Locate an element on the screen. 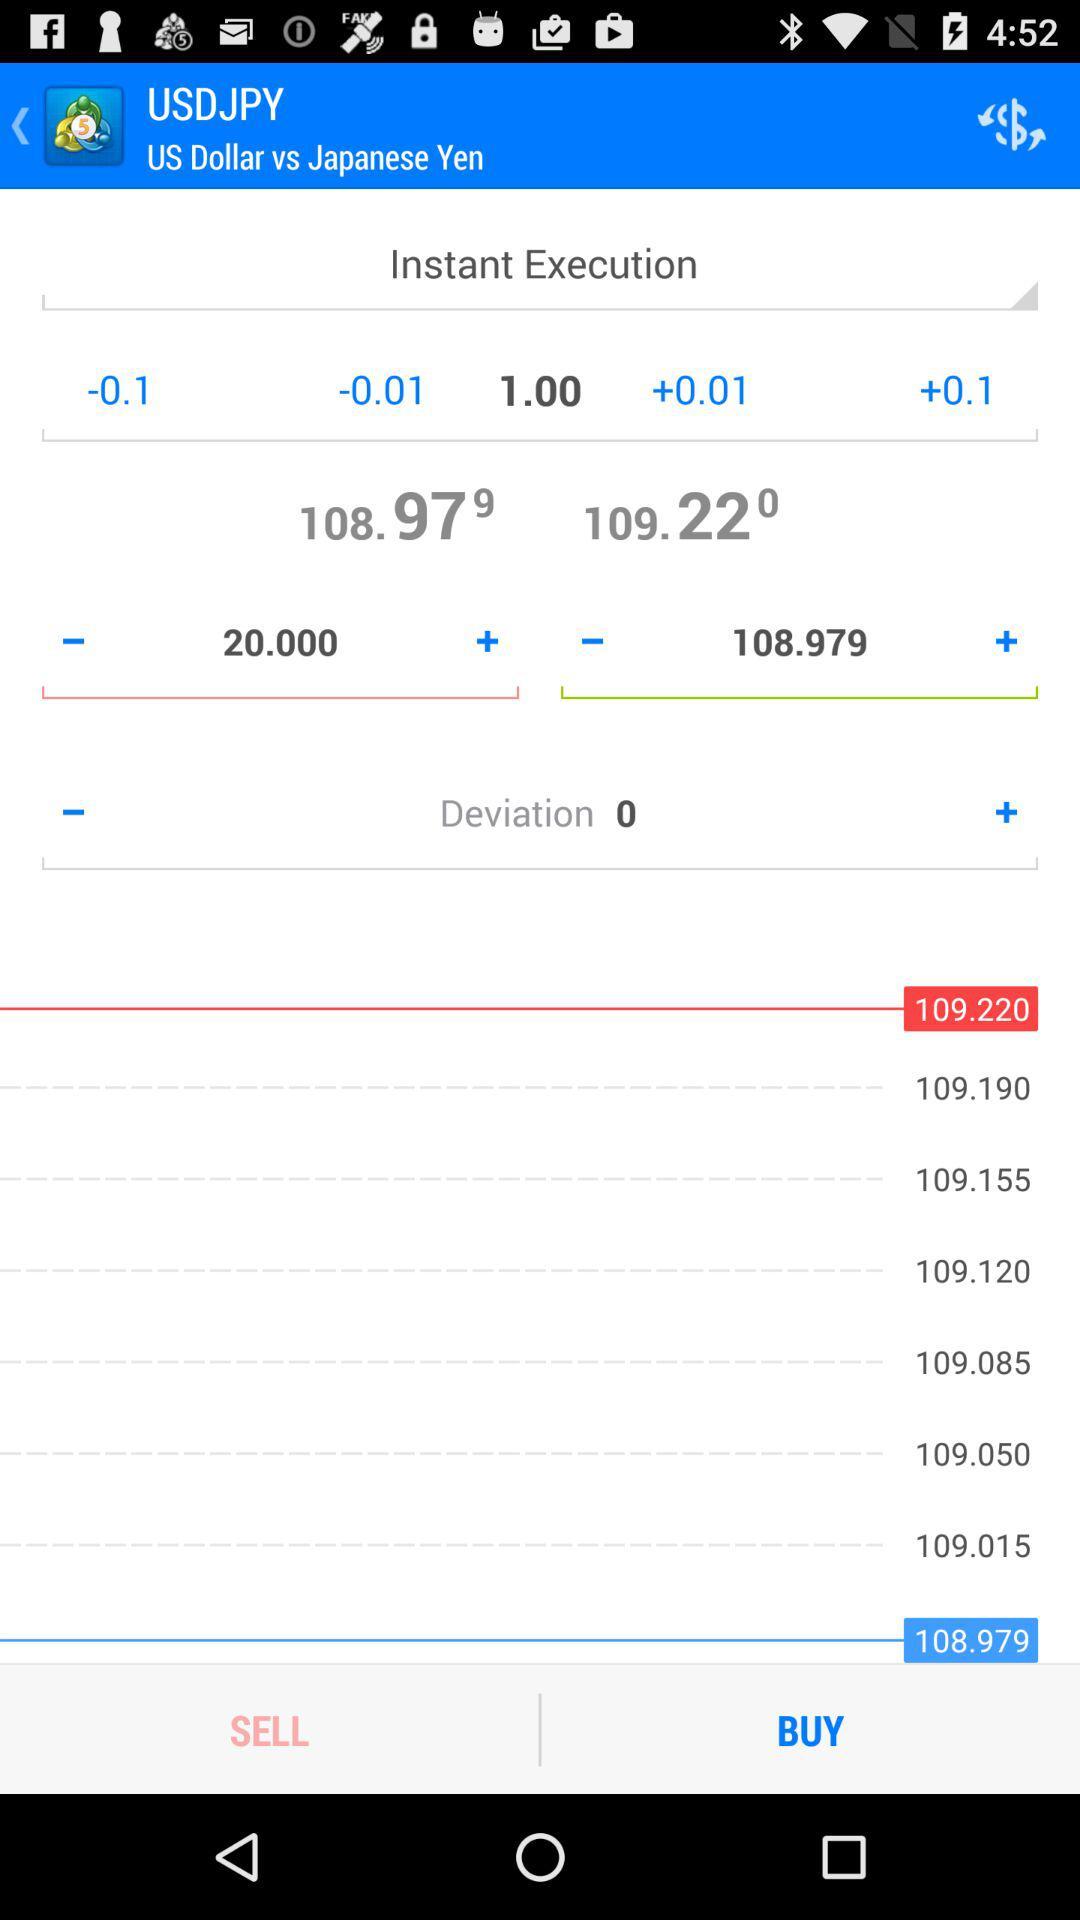  108.979 icon is located at coordinates (798, 641).